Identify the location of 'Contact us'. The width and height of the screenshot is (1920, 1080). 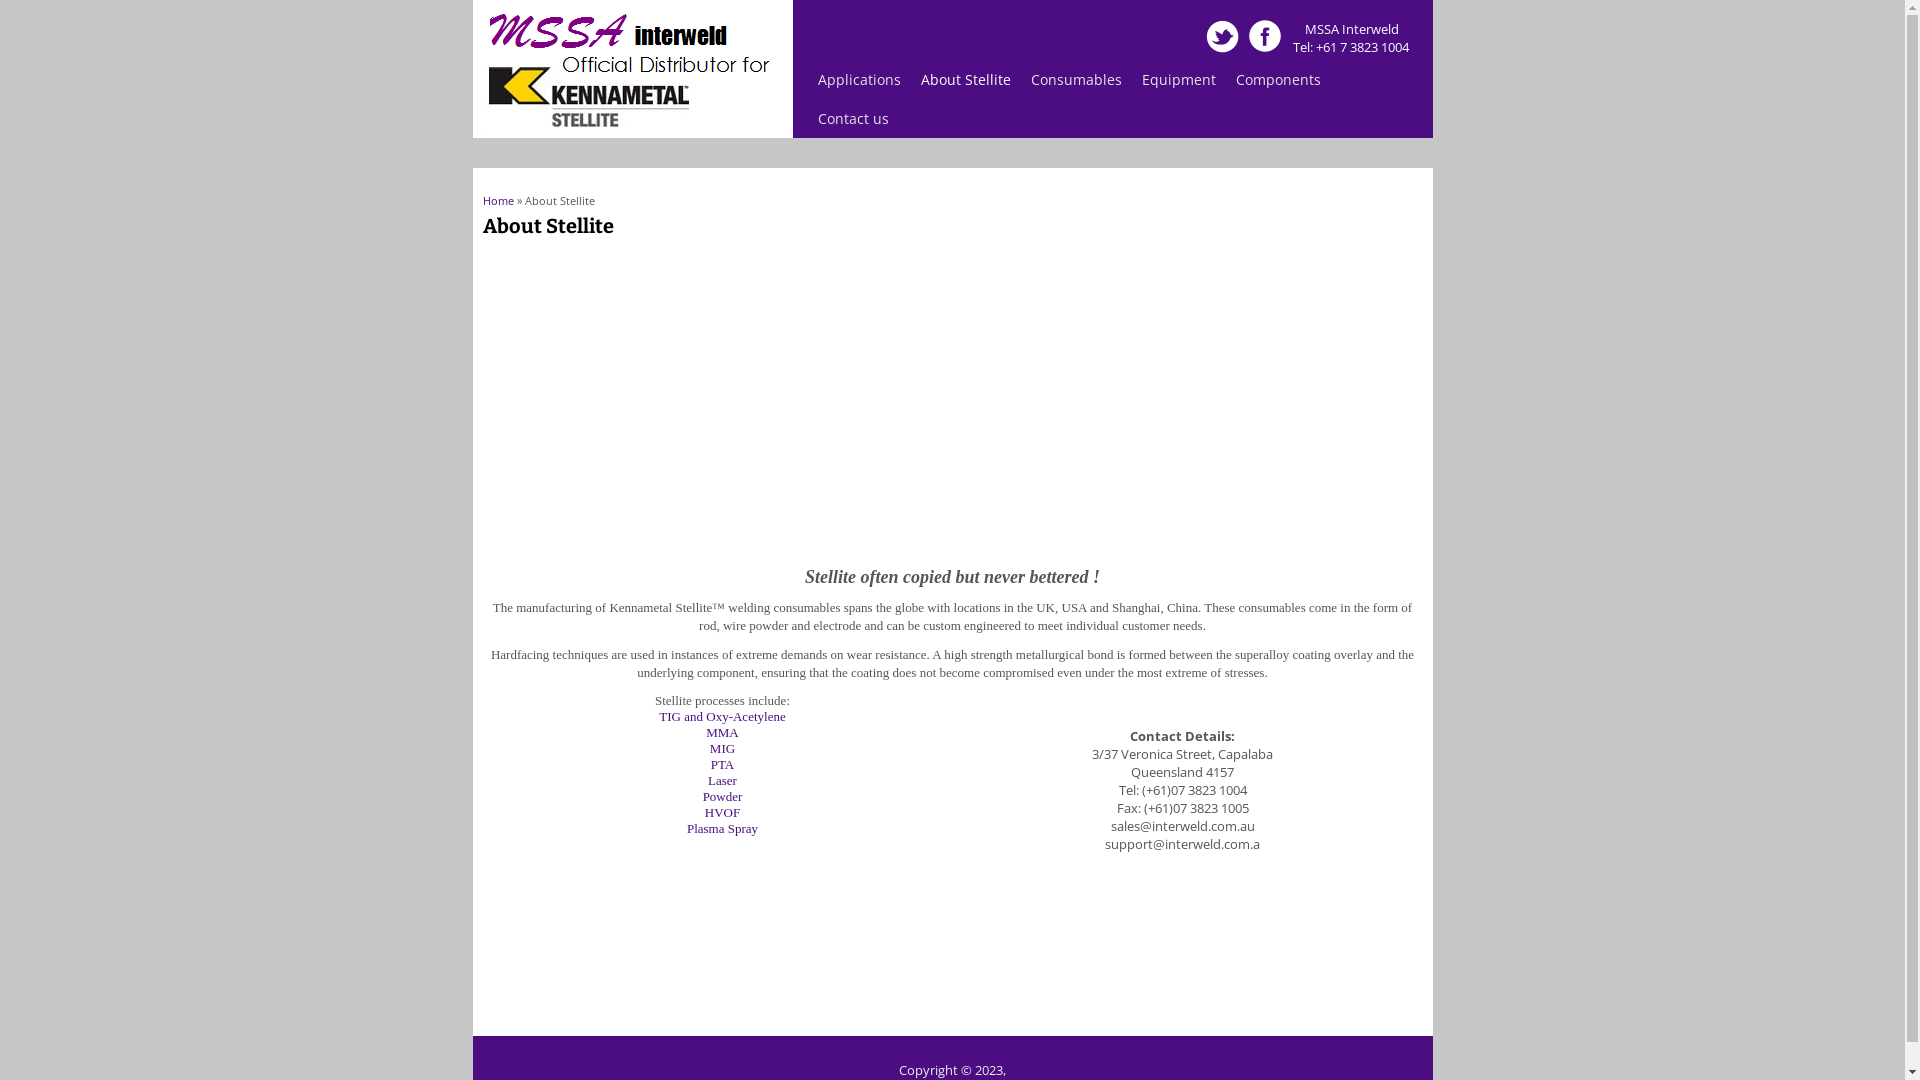
(853, 118).